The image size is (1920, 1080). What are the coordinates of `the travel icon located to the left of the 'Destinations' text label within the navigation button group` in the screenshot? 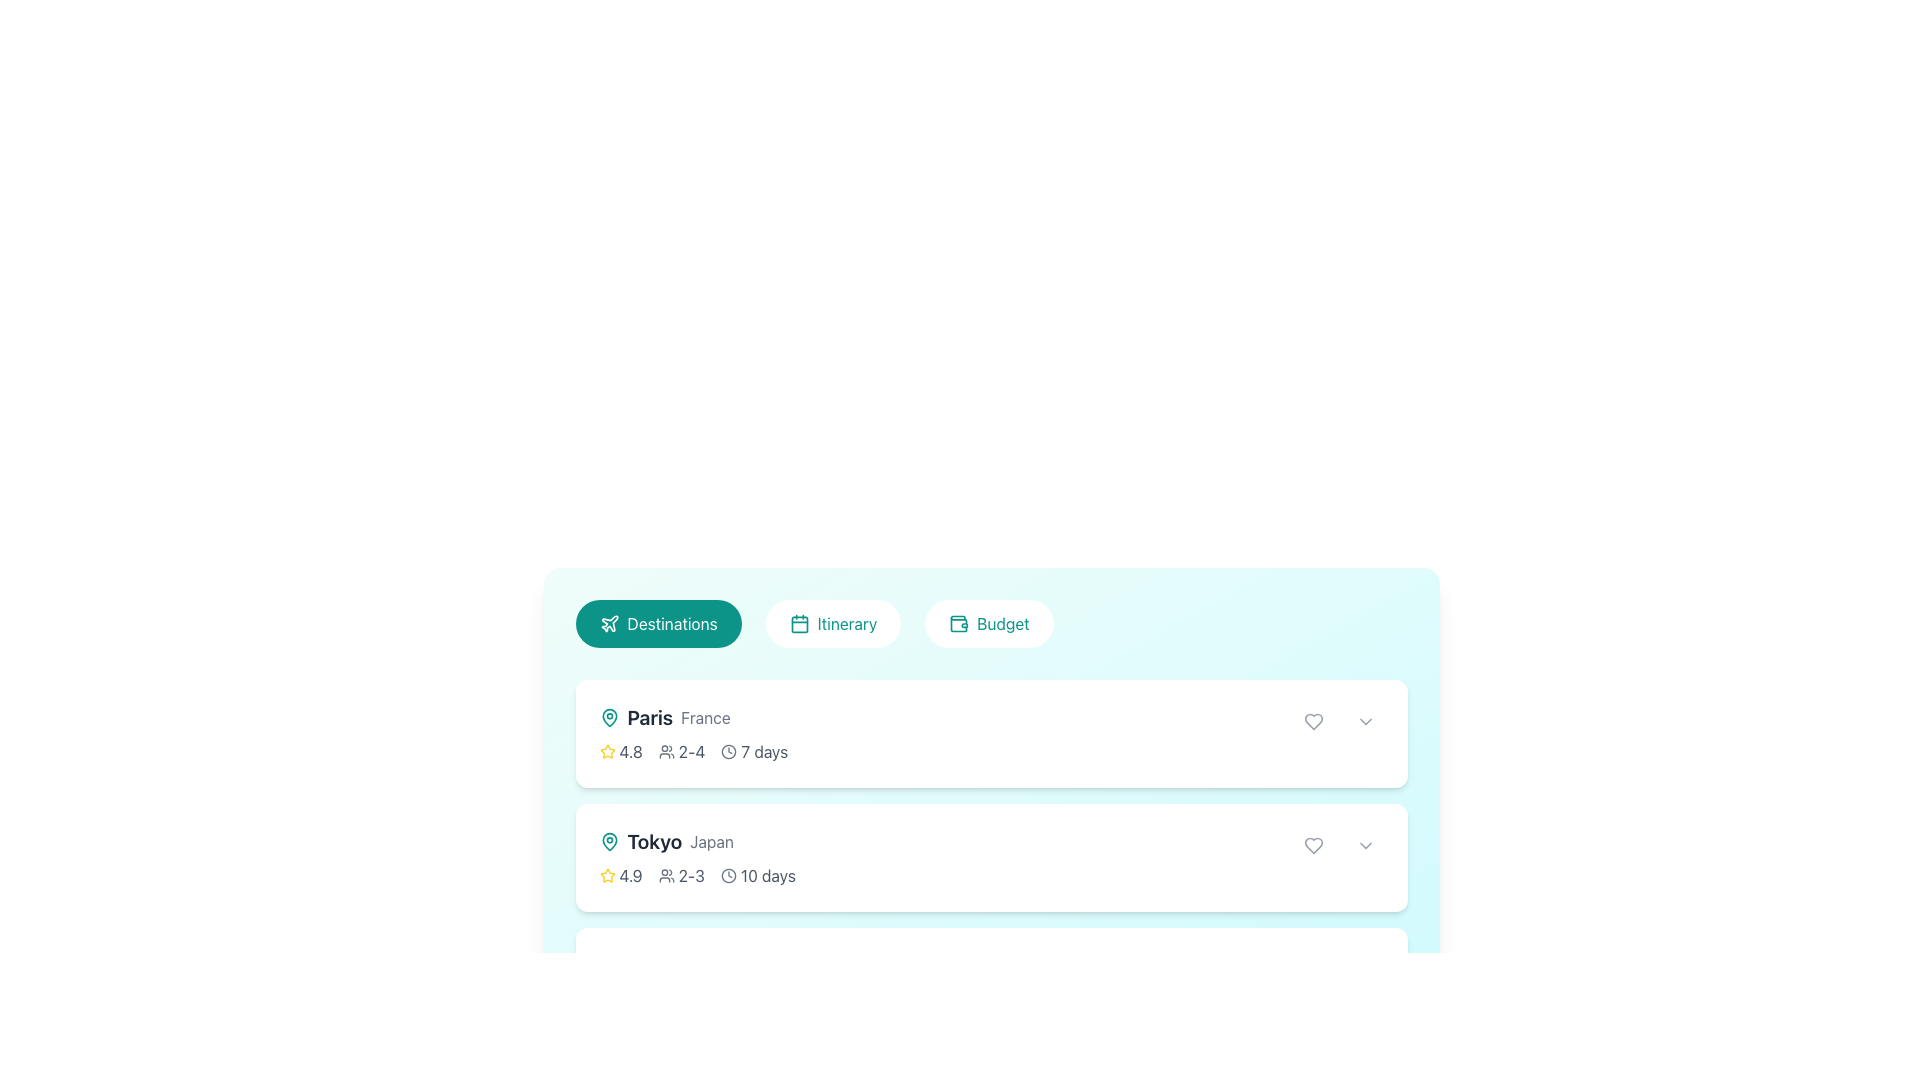 It's located at (608, 623).